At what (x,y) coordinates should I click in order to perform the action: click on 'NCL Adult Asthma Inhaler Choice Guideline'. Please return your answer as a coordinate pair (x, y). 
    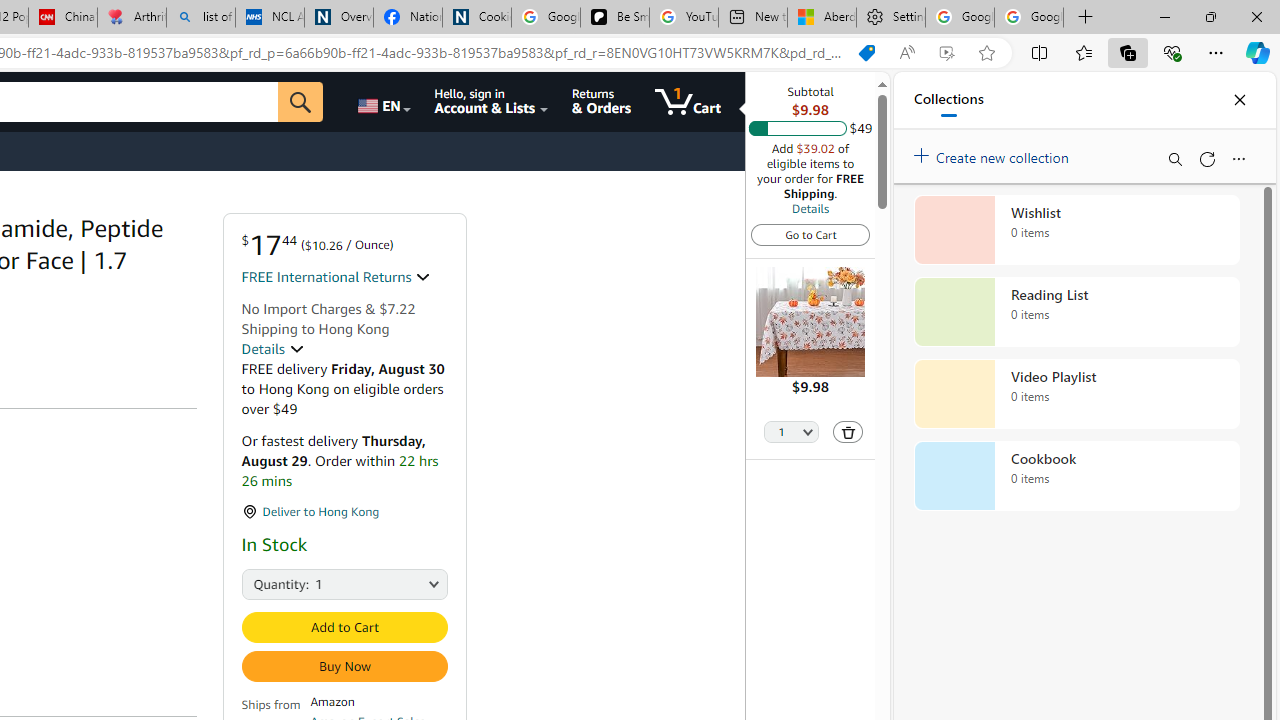
    Looking at the image, I should click on (269, 17).